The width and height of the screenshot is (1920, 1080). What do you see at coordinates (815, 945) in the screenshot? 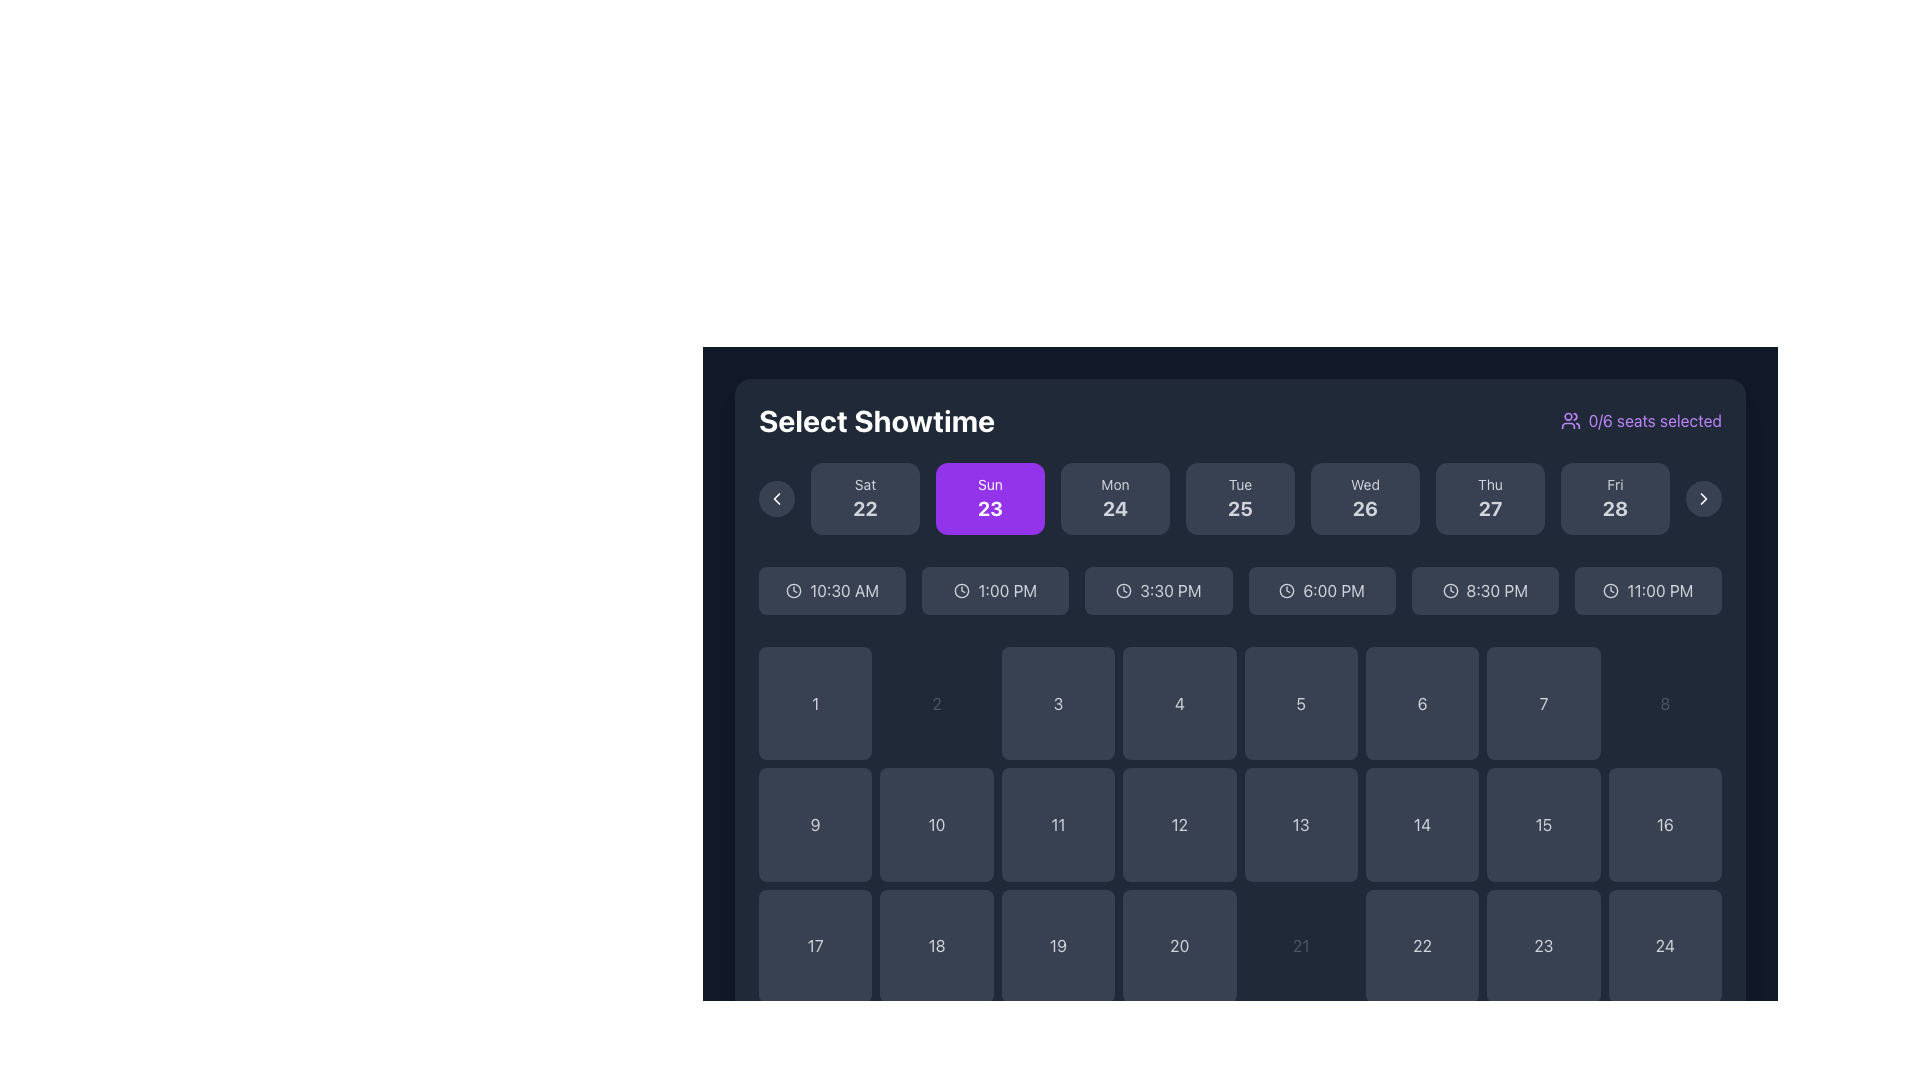
I see `the square-shaped button with rounded corners and the numeric text '17' centered in light gray color, located at the bottom-left section of the grid layout` at bounding box center [815, 945].